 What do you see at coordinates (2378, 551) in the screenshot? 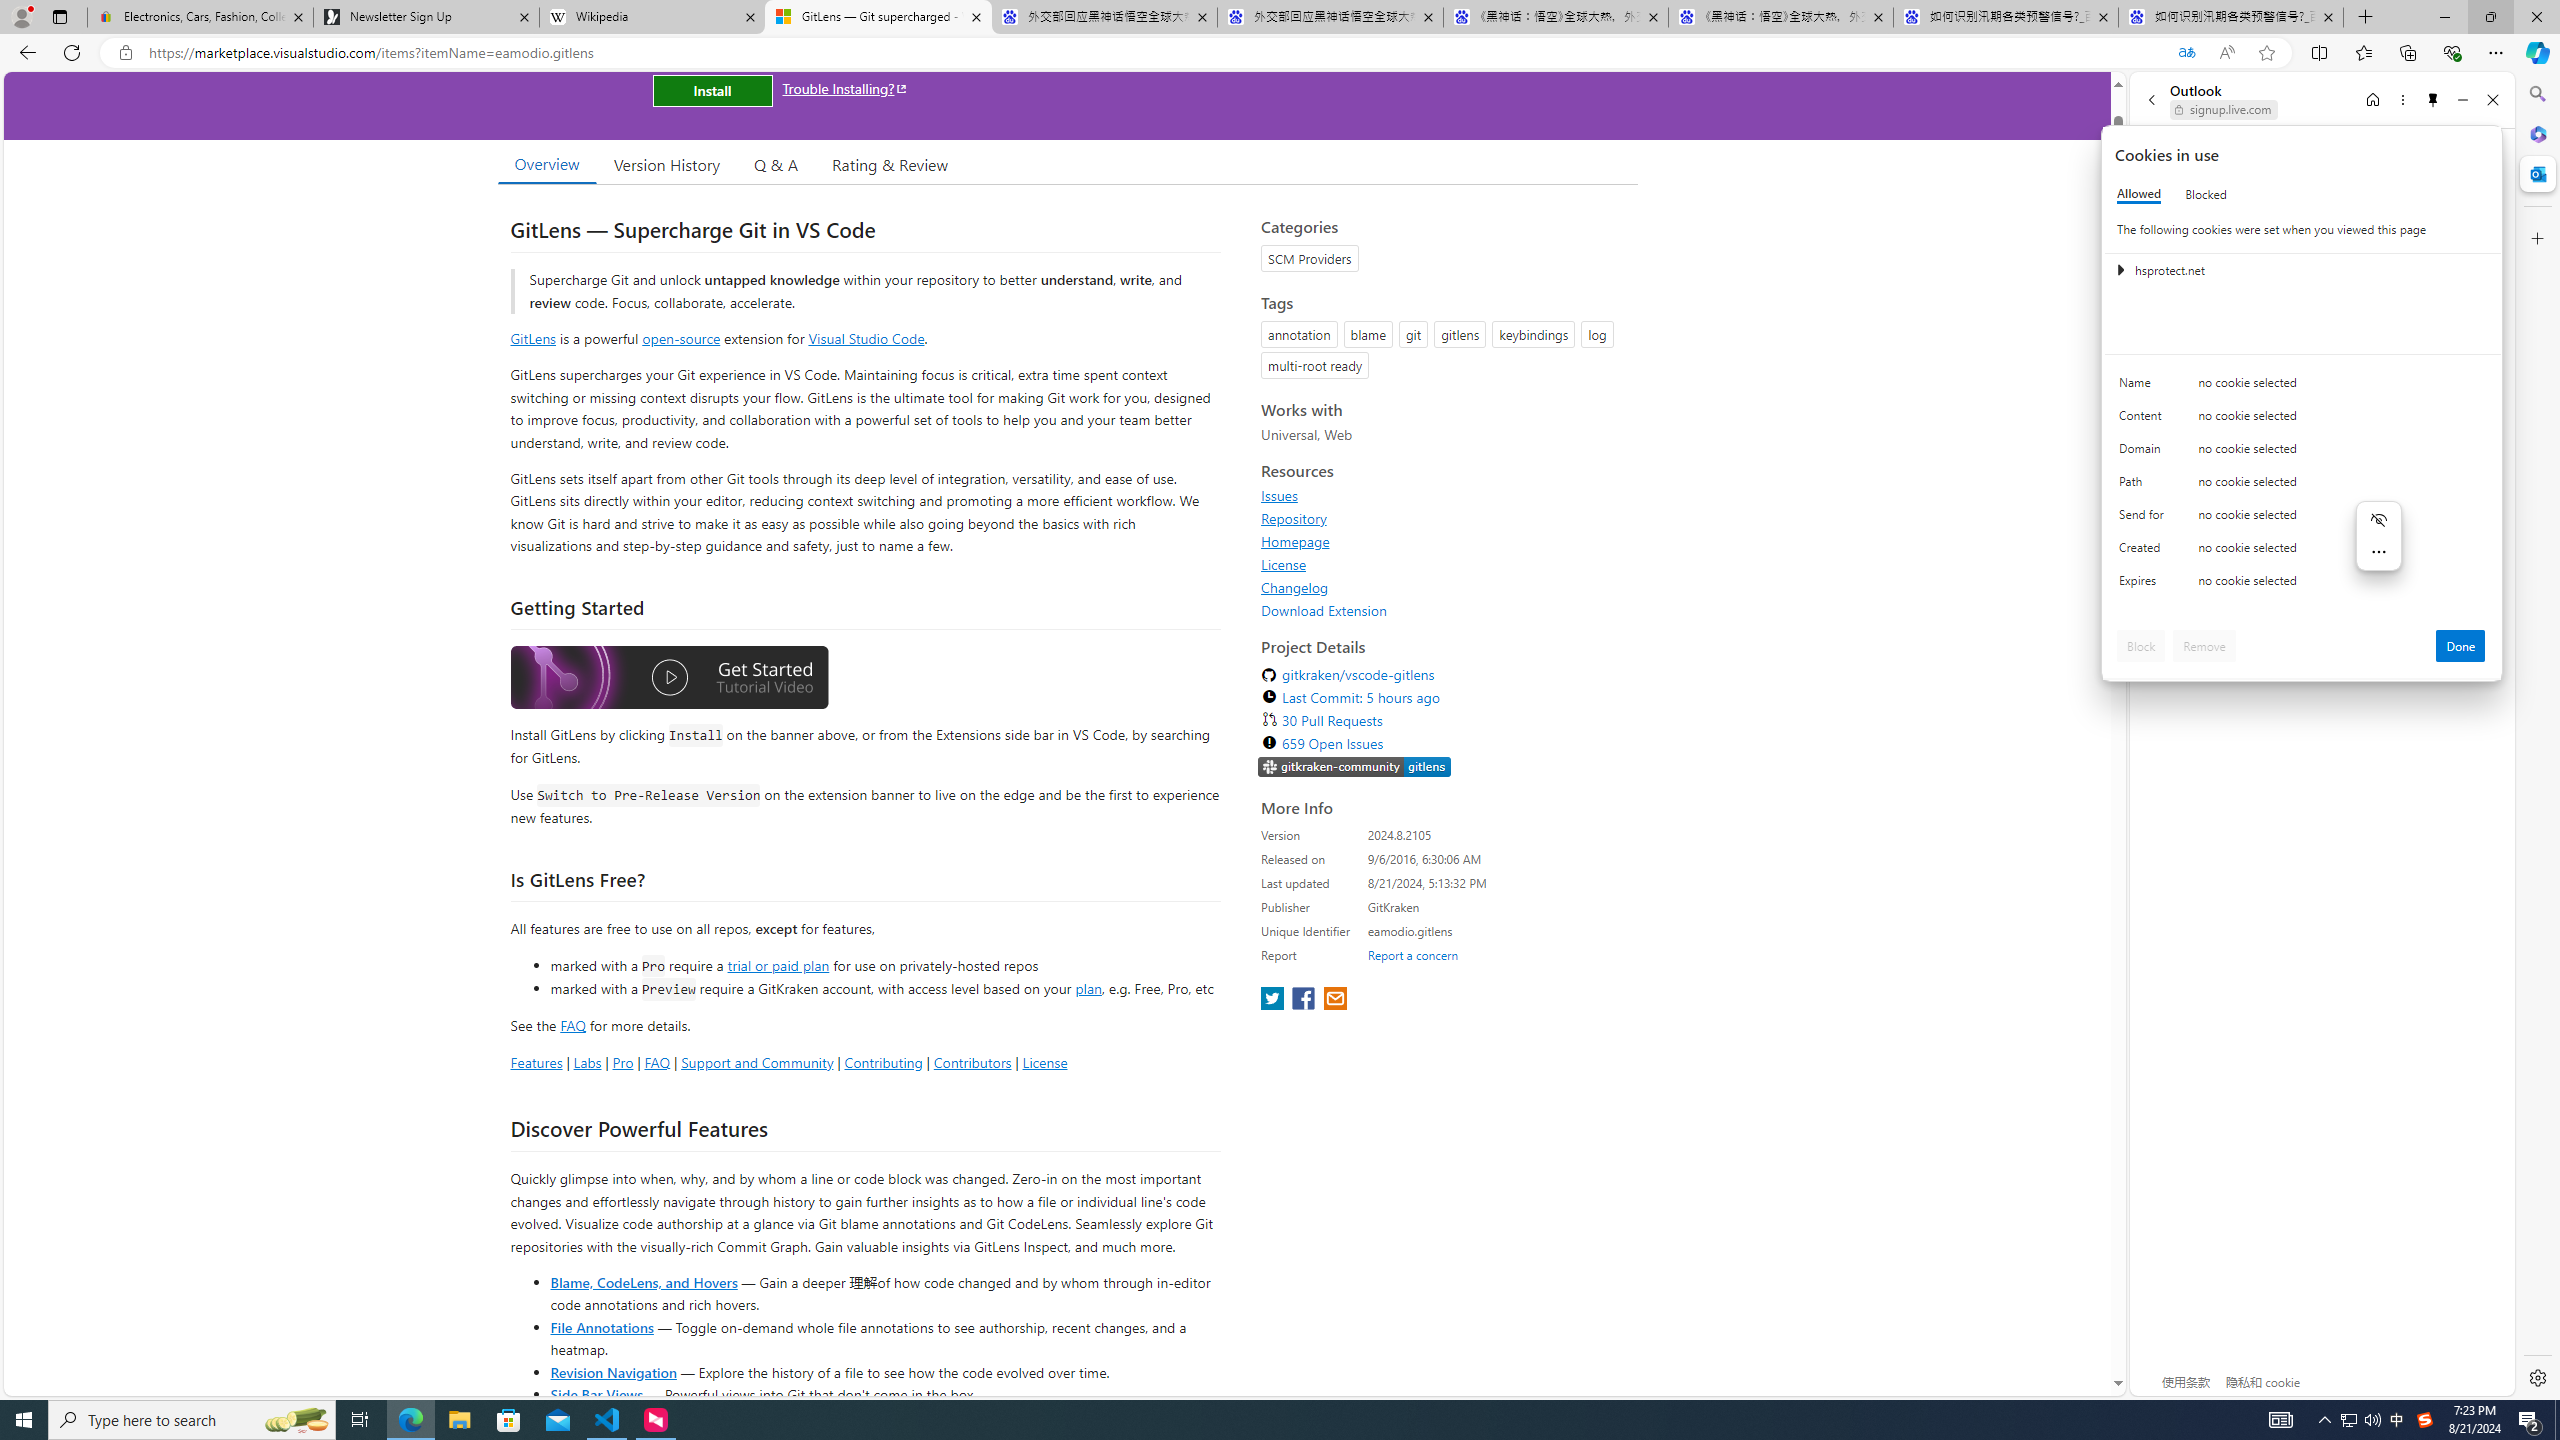
I see `'More actions'` at bounding box center [2378, 551].